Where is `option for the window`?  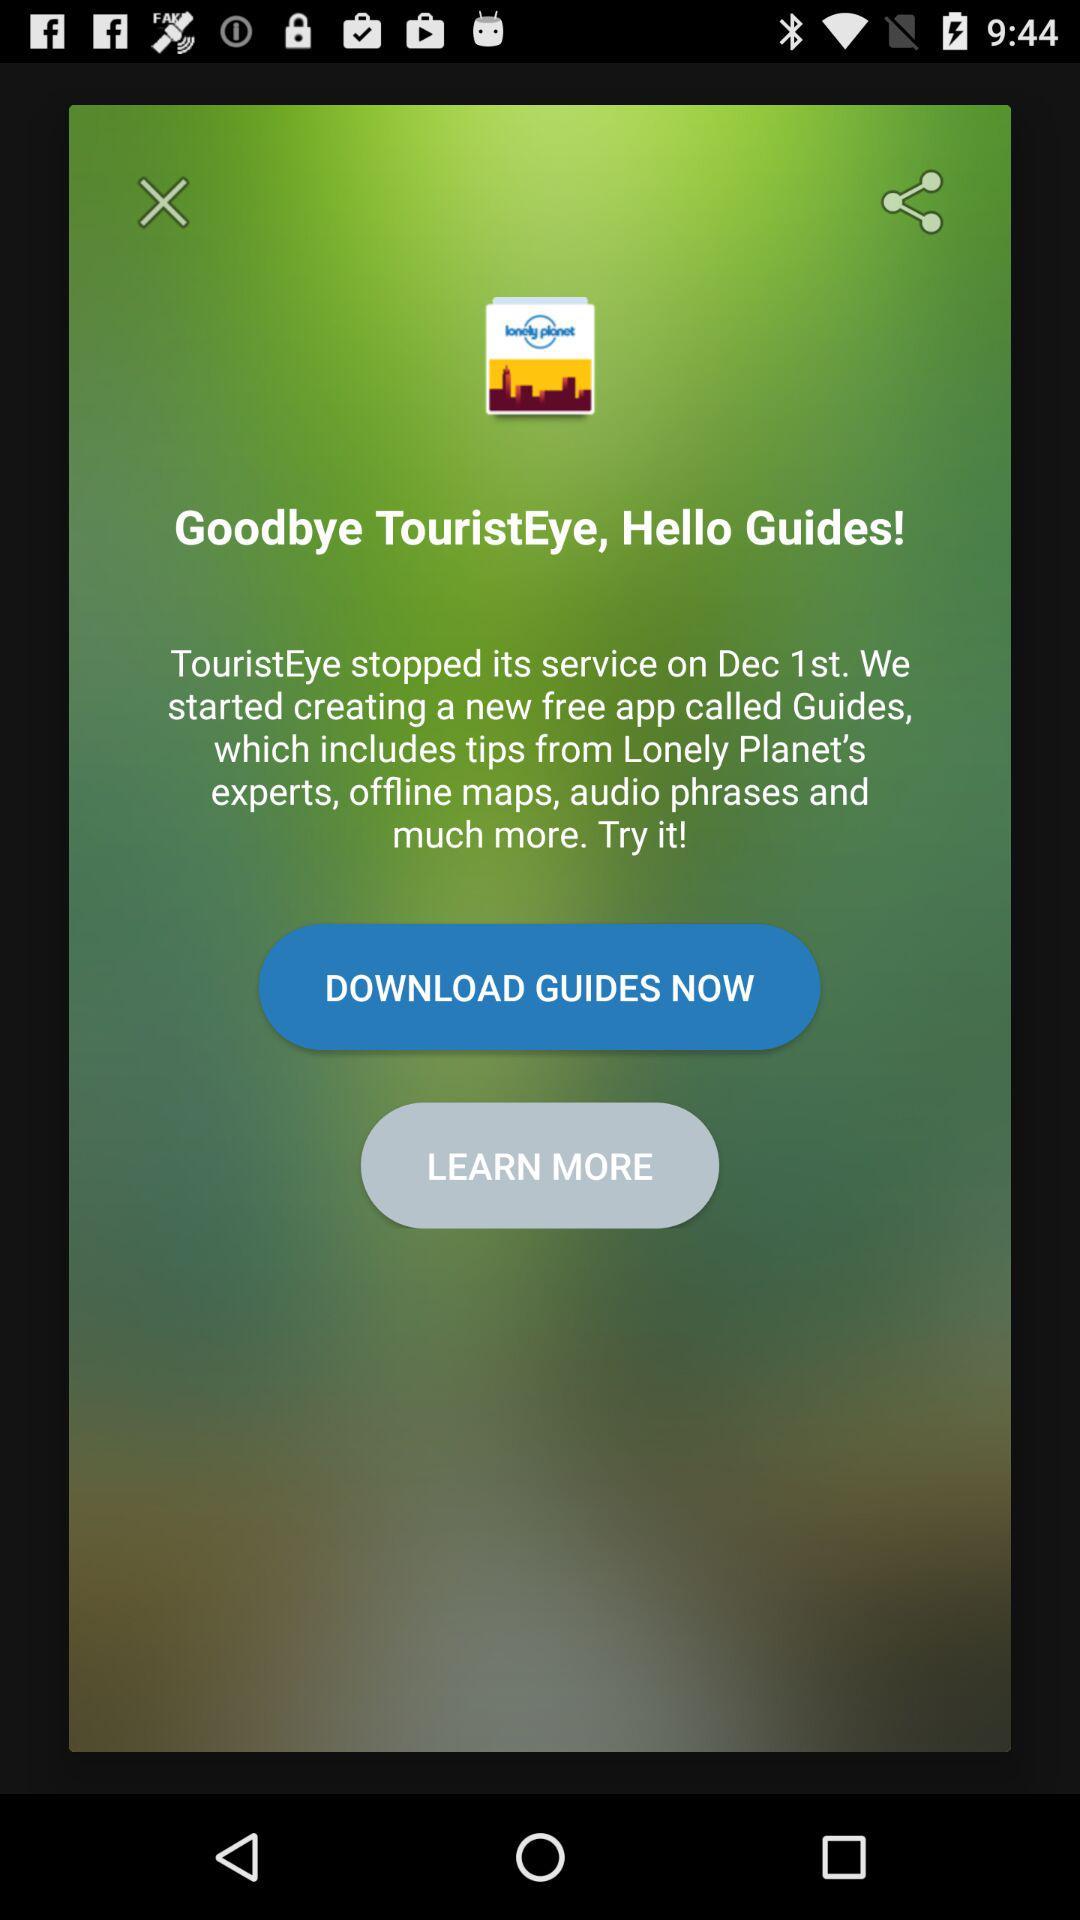 option for the window is located at coordinates (162, 202).